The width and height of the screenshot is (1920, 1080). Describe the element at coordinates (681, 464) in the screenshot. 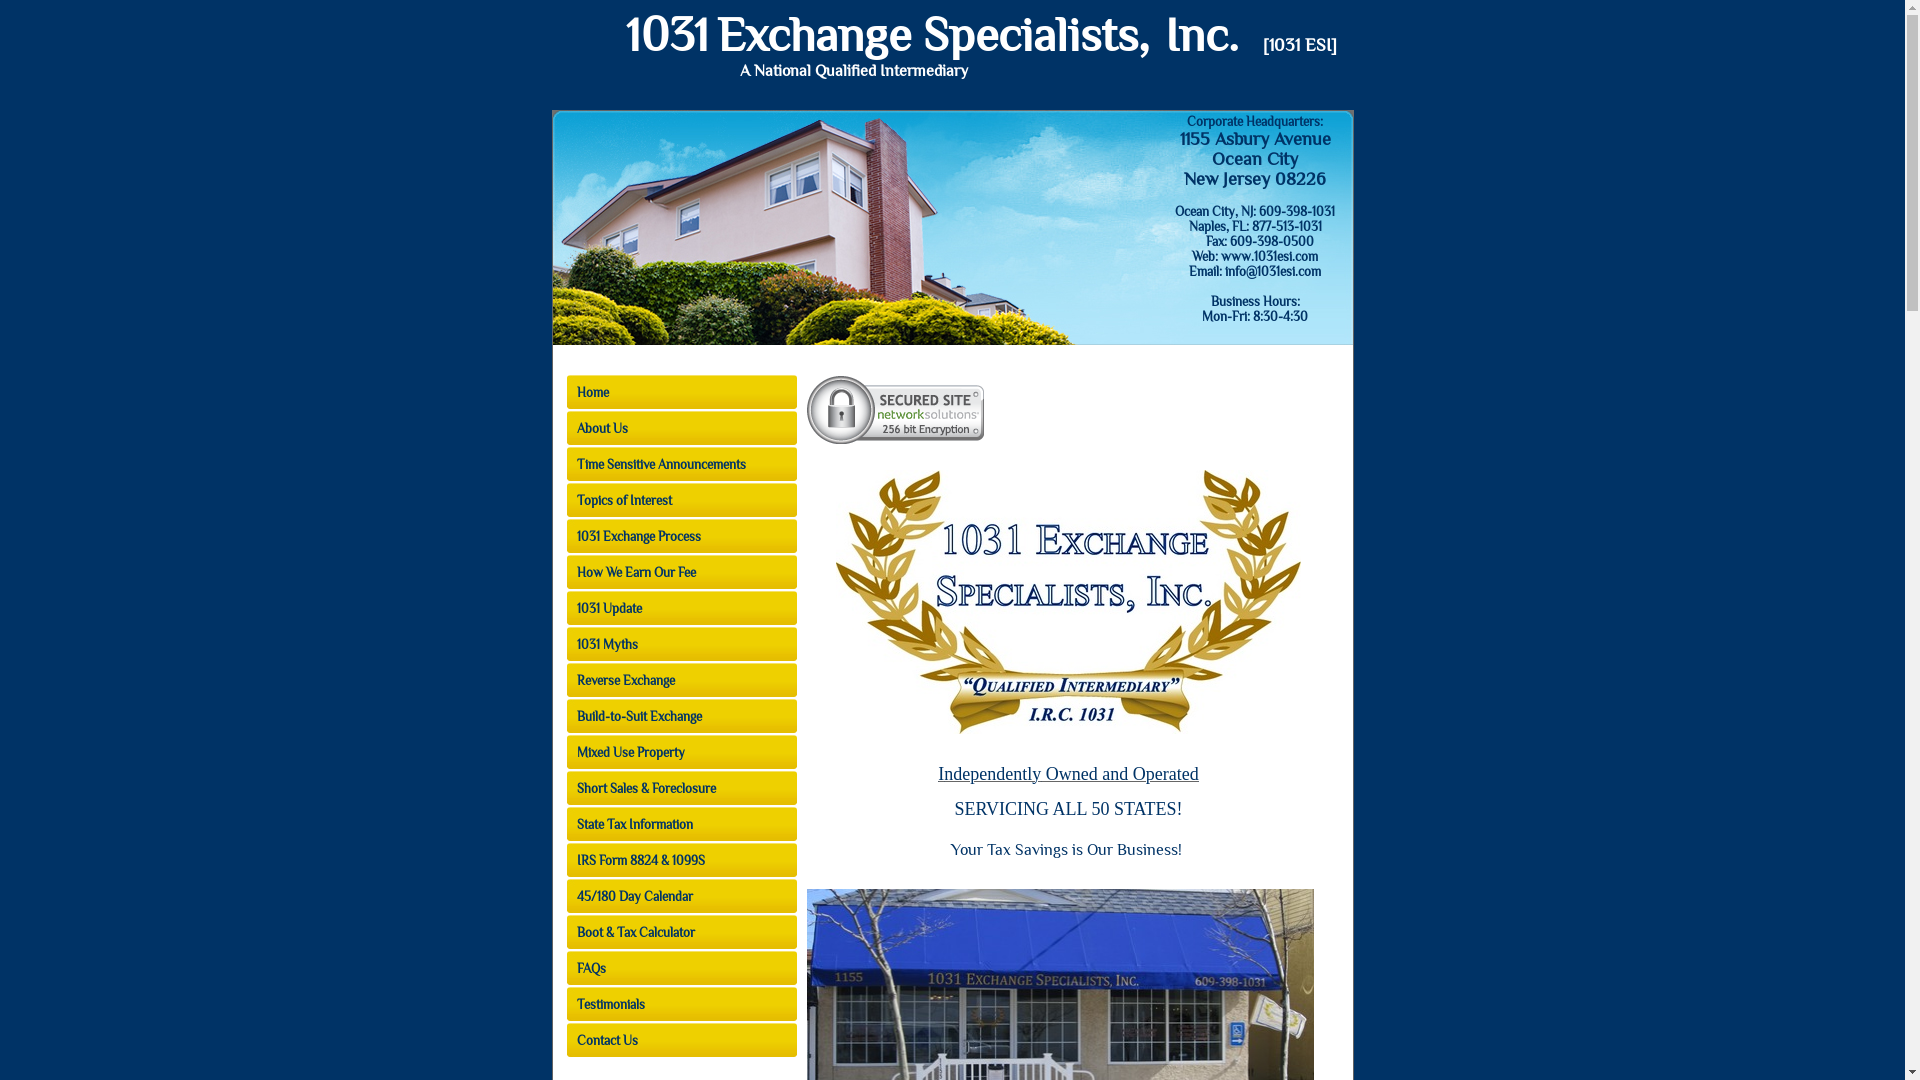

I see `'Time Sensitive Announcements'` at that location.